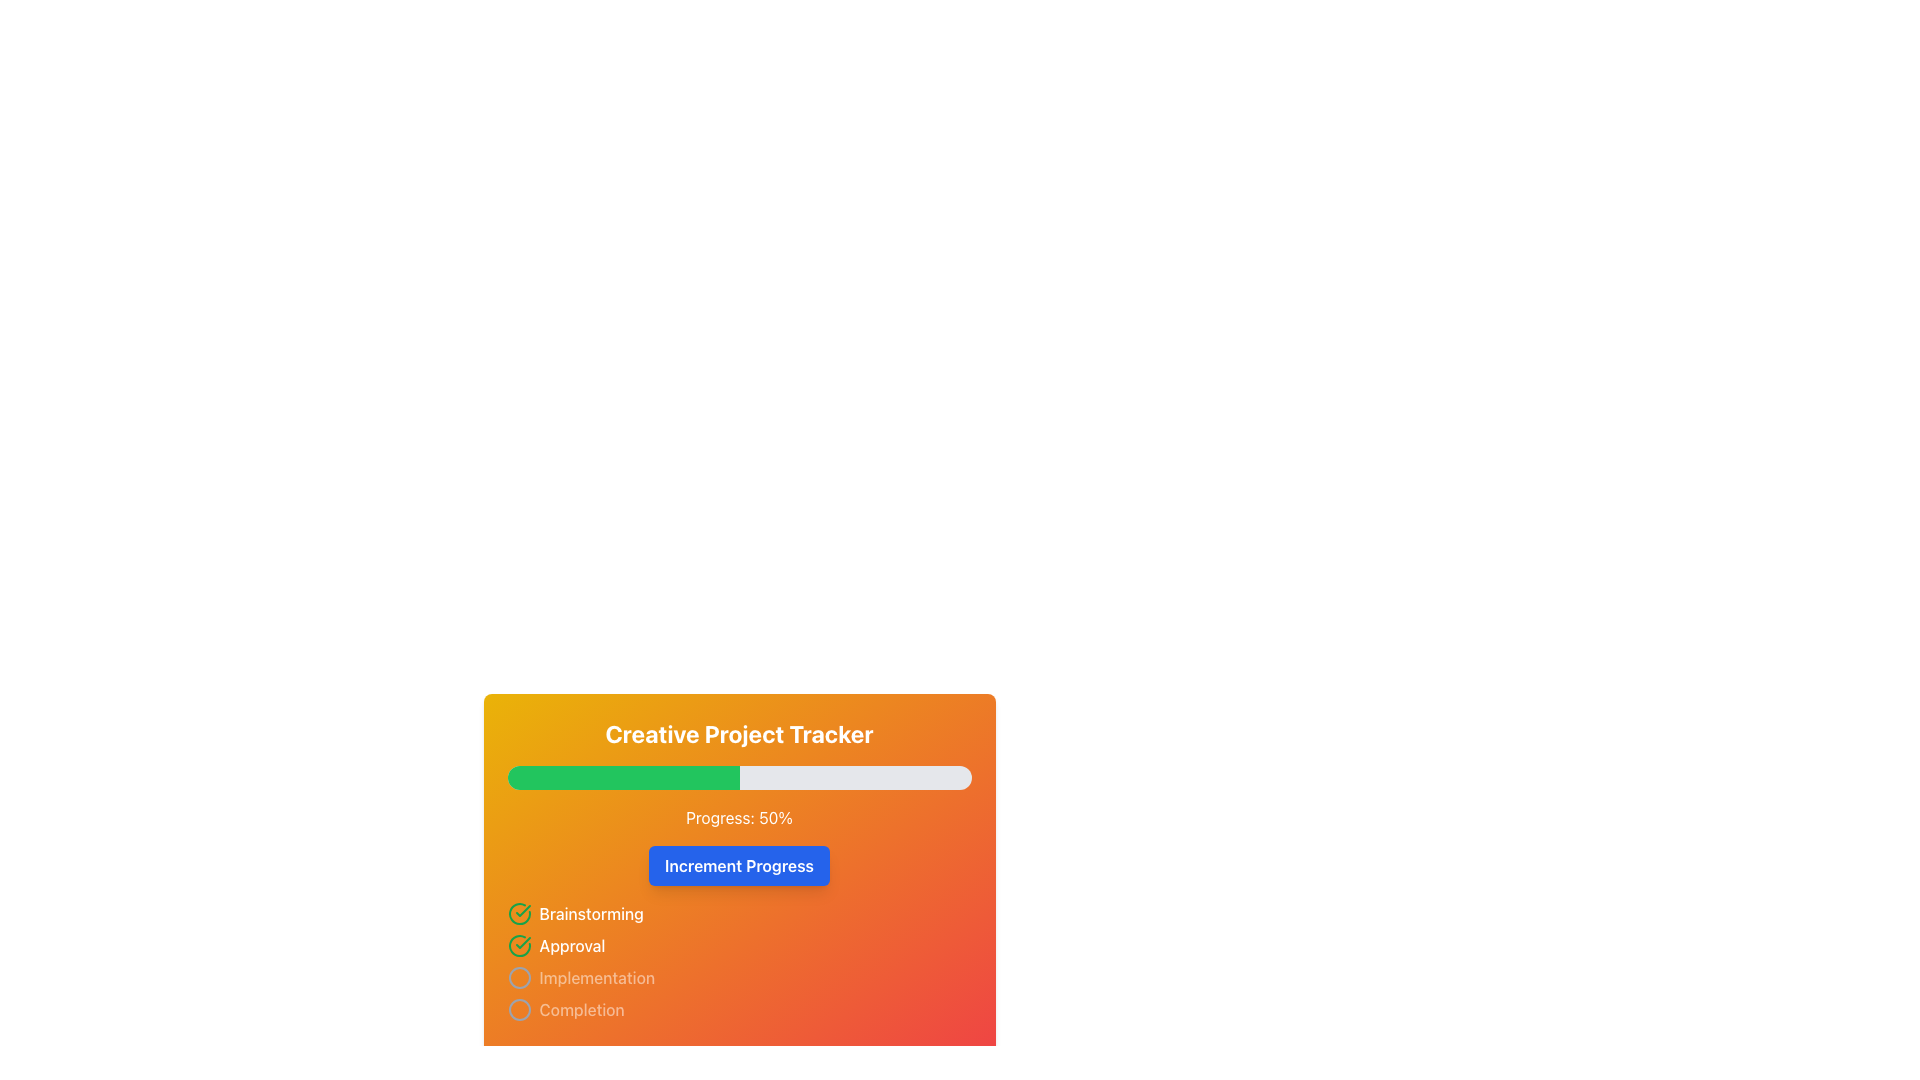 Image resolution: width=1920 pixels, height=1080 pixels. What do you see at coordinates (738, 873) in the screenshot?
I see `progress status from the 'Creative Project Tracker' module, which displays a progress bar labeled 'Progress: 50%'` at bounding box center [738, 873].